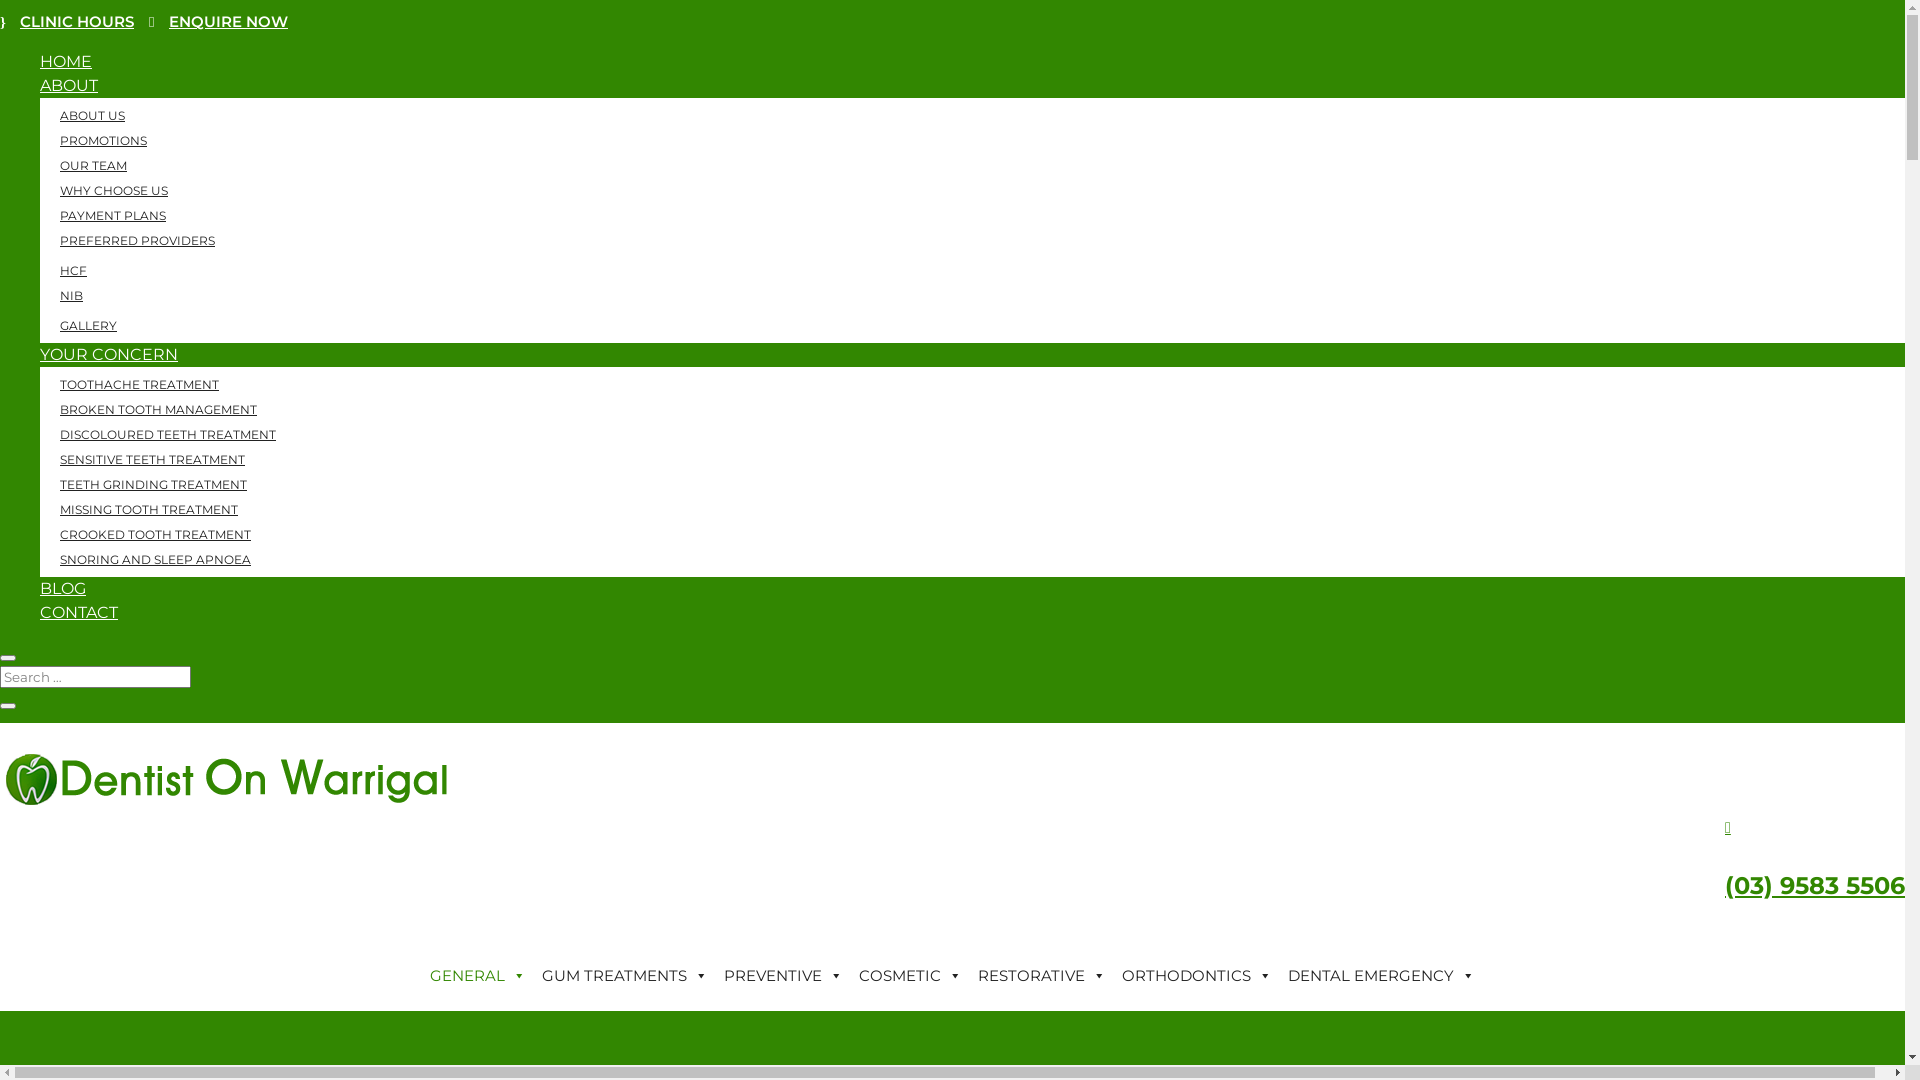  I want to click on 'DISCOLOURED TEETH TREATMENT', so click(168, 433).